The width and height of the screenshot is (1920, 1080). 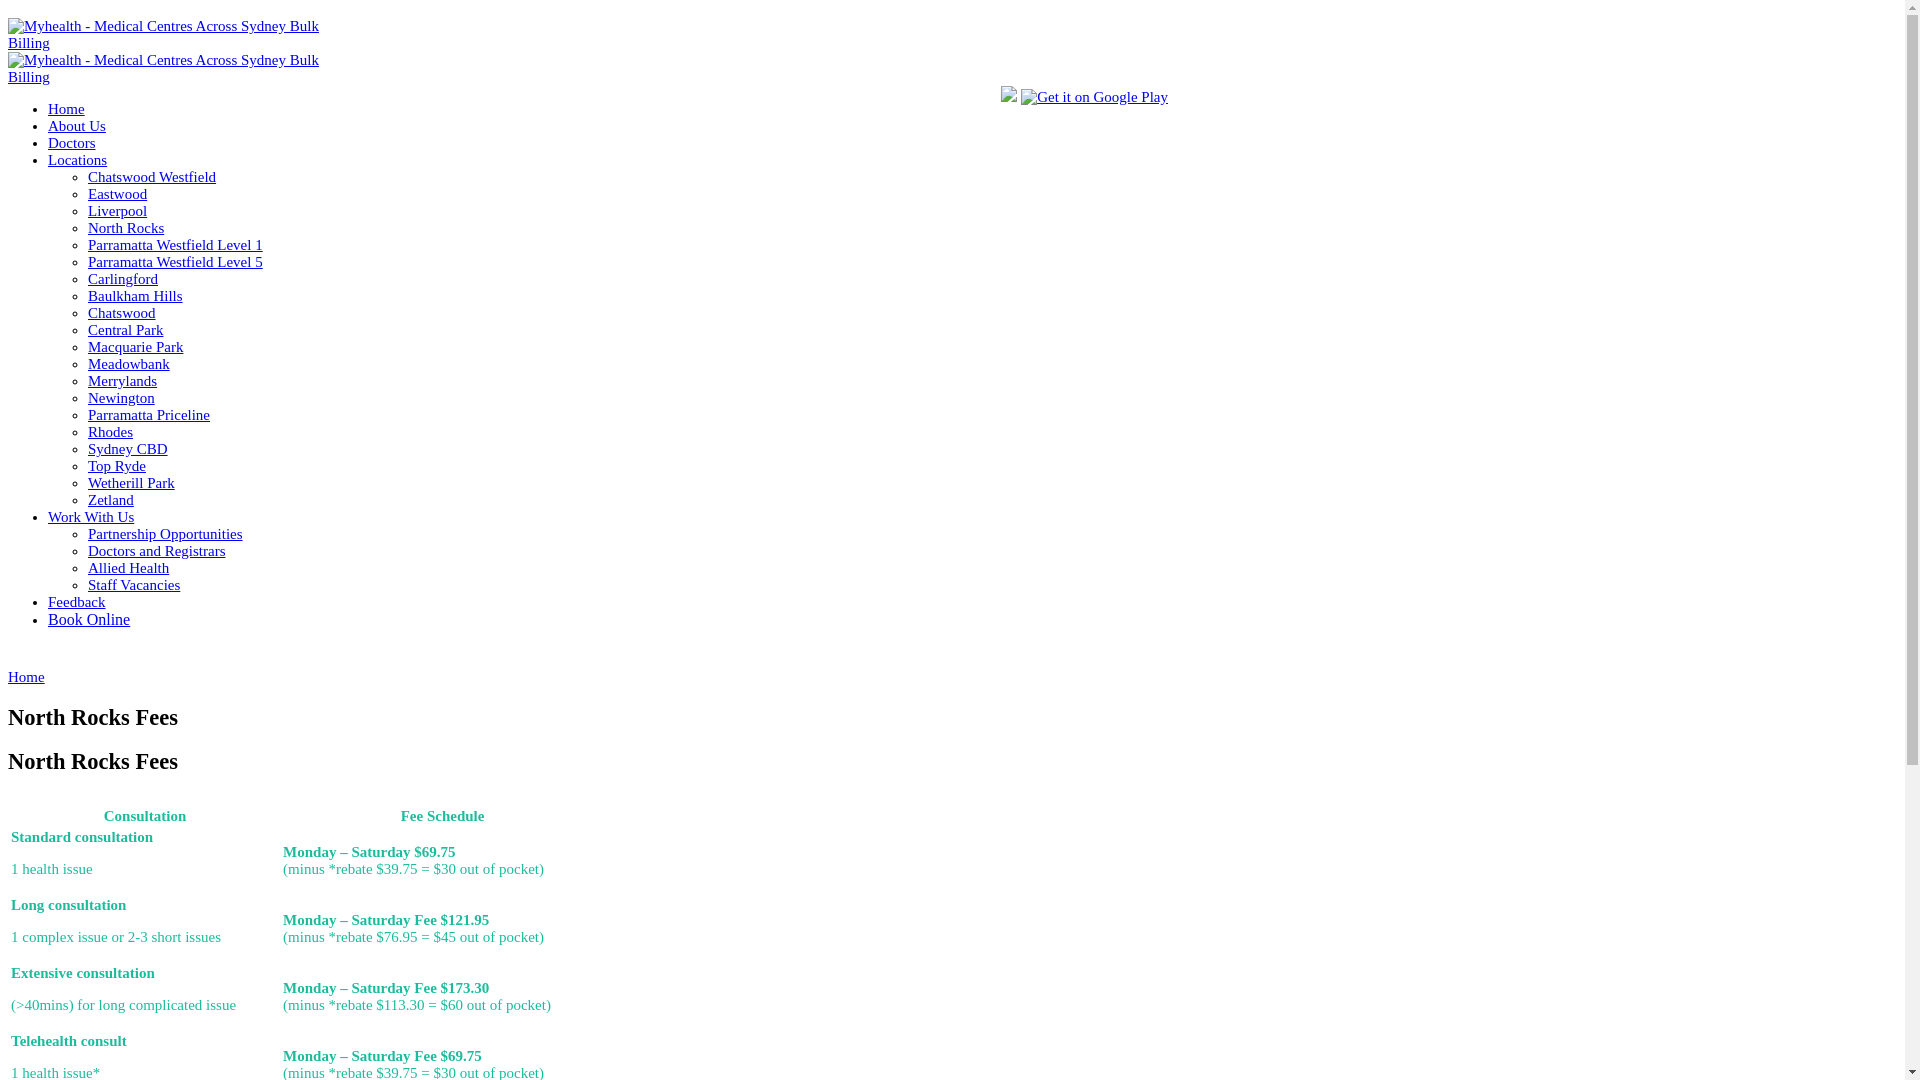 What do you see at coordinates (76, 600) in the screenshot?
I see `'Feedback'` at bounding box center [76, 600].